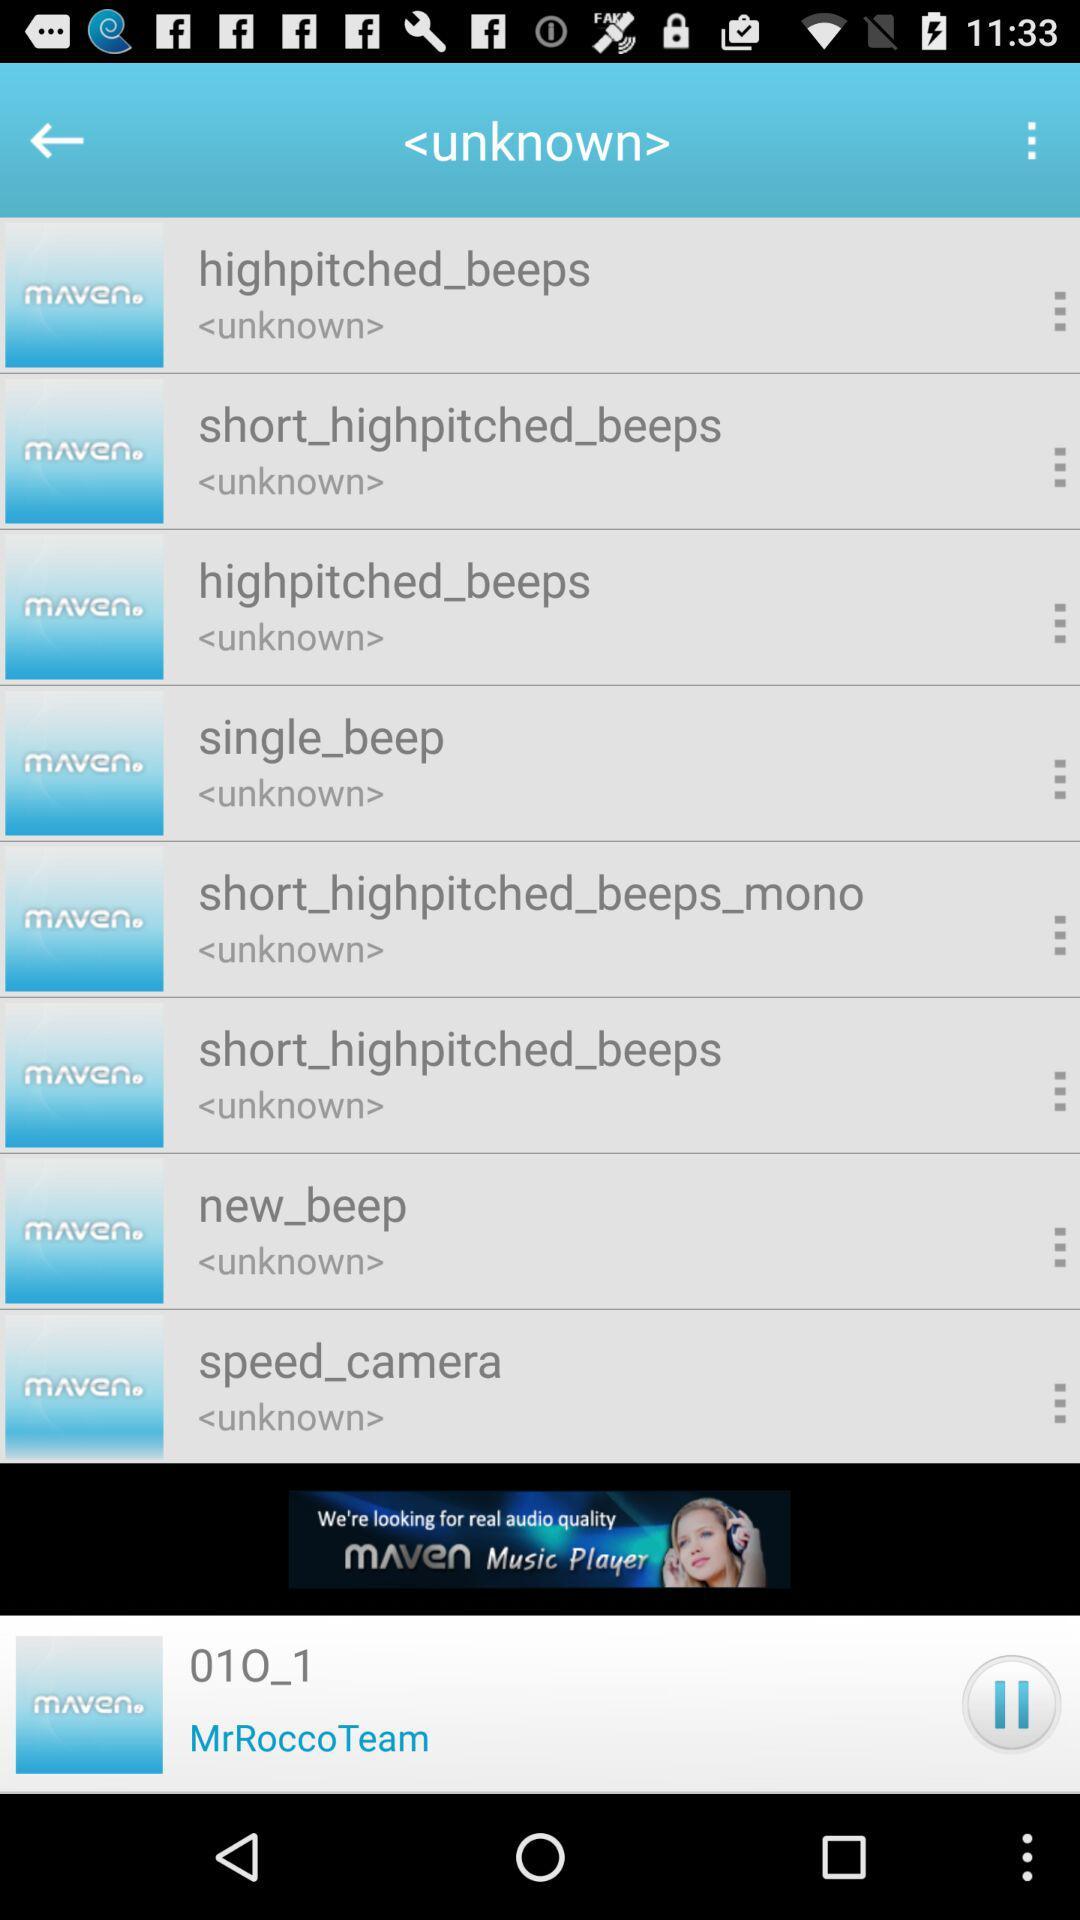  Describe the element at coordinates (1011, 1824) in the screenshot. I see `the pause icon` at that location.